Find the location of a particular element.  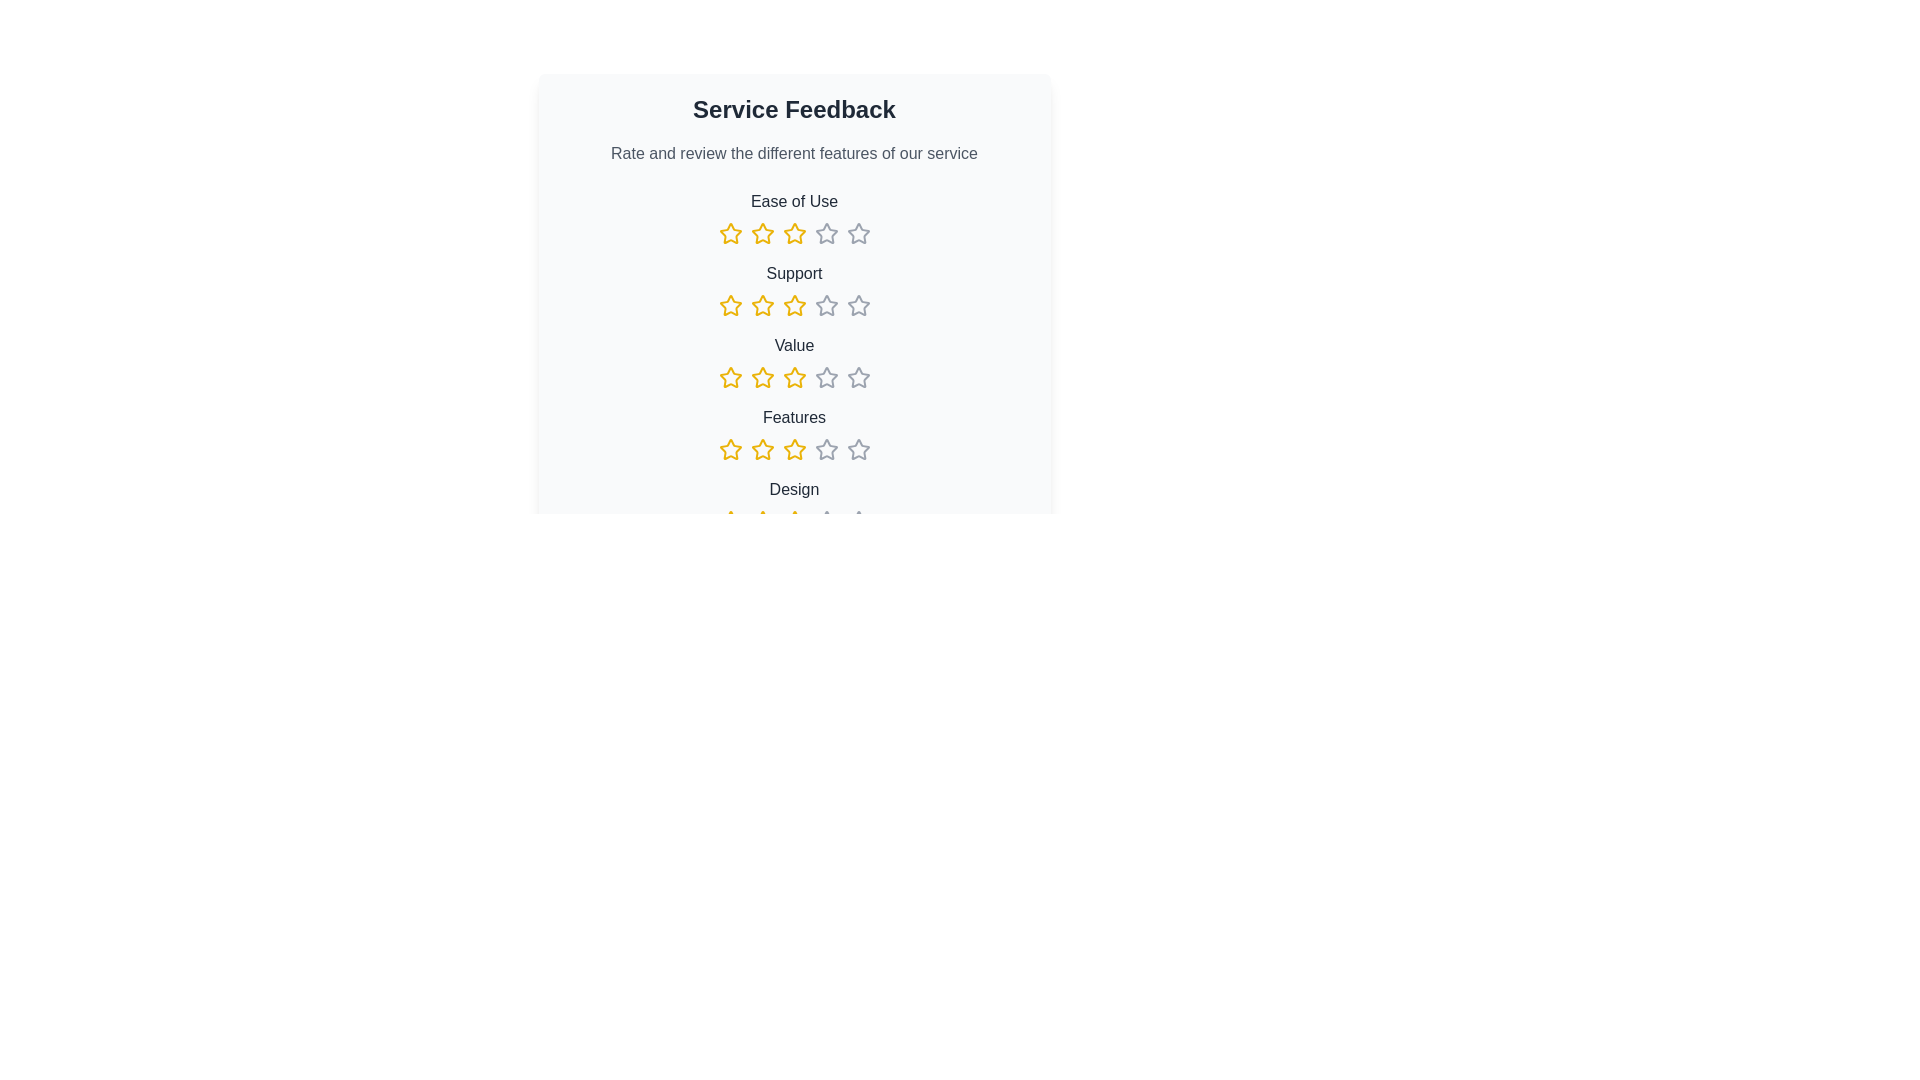

the third star in the 'Value' rating row under the 'Service Feedback' section is located at coordinates (826, 377).